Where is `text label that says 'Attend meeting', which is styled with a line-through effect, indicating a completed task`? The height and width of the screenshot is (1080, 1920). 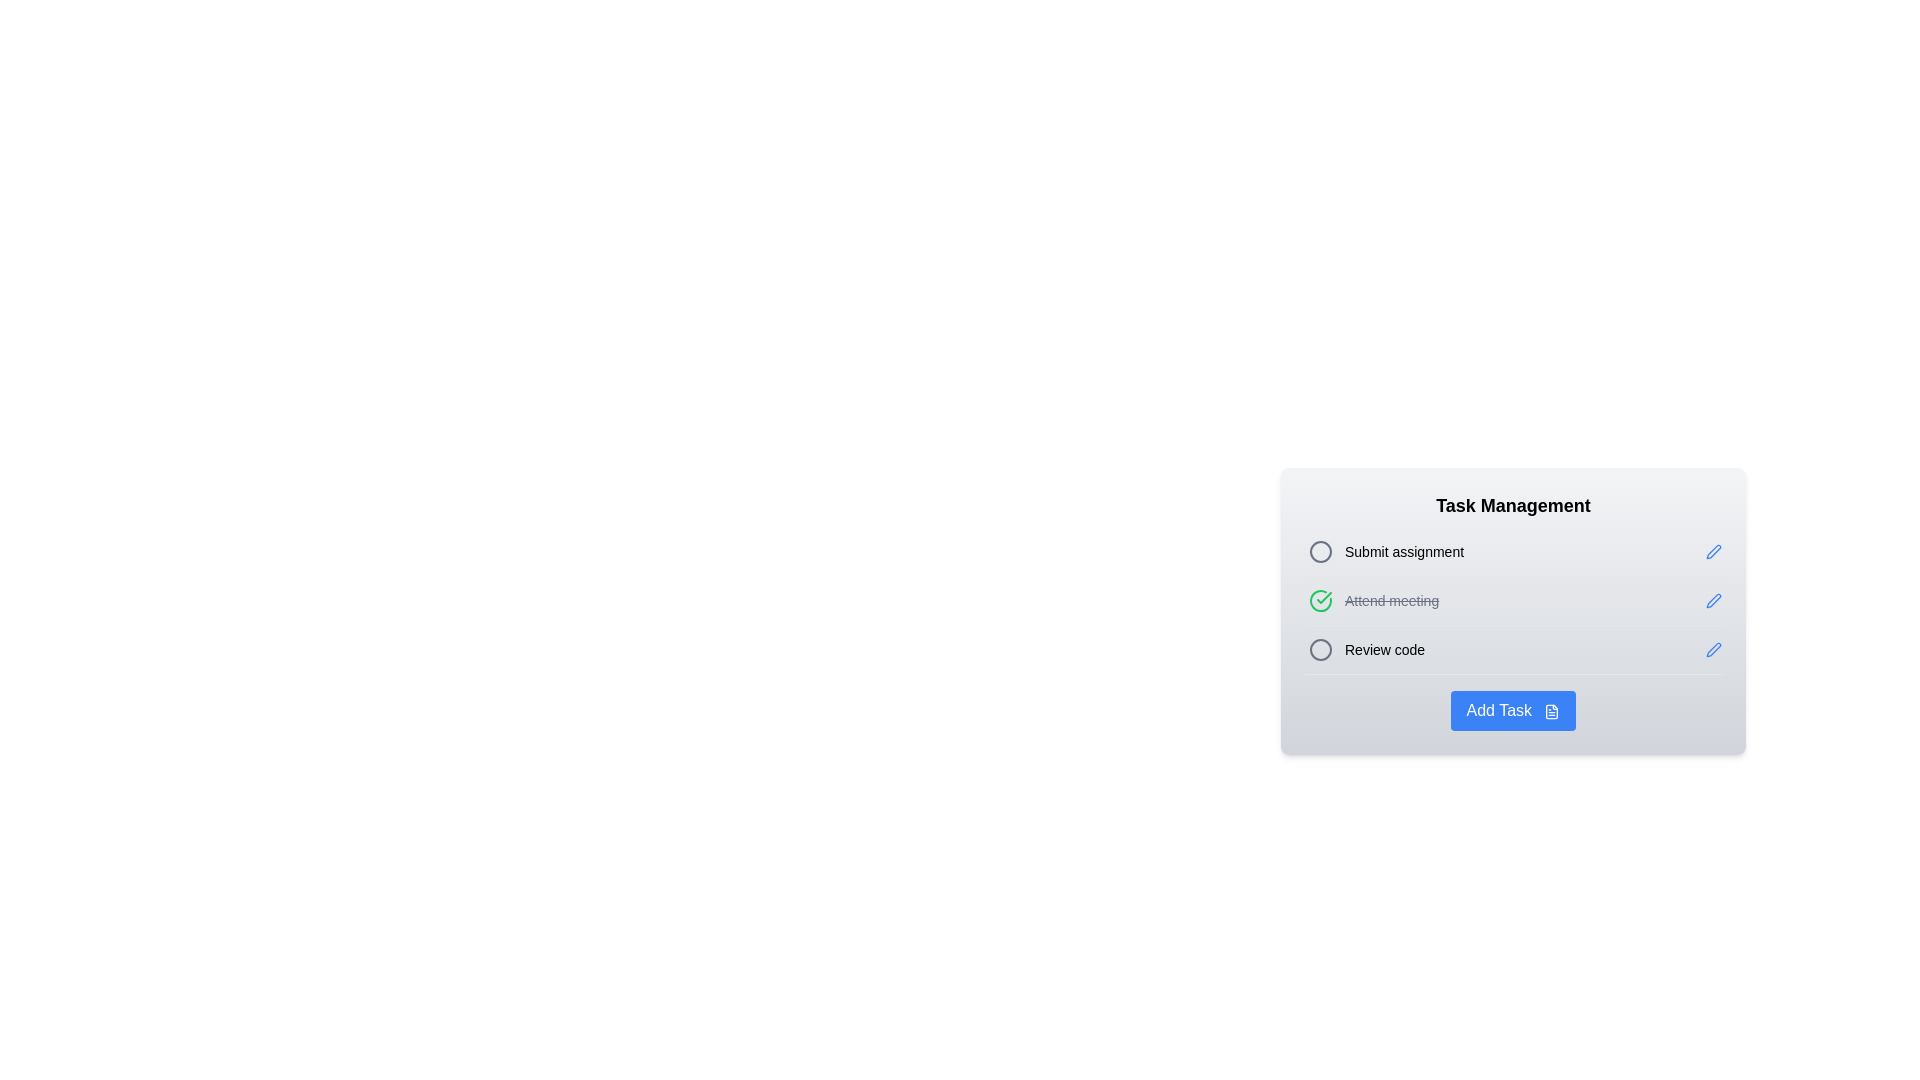 text label that says 'Attend meeting', which is styled with a line-through effect, indicating a completed task is located at coordinates (1391, 600).